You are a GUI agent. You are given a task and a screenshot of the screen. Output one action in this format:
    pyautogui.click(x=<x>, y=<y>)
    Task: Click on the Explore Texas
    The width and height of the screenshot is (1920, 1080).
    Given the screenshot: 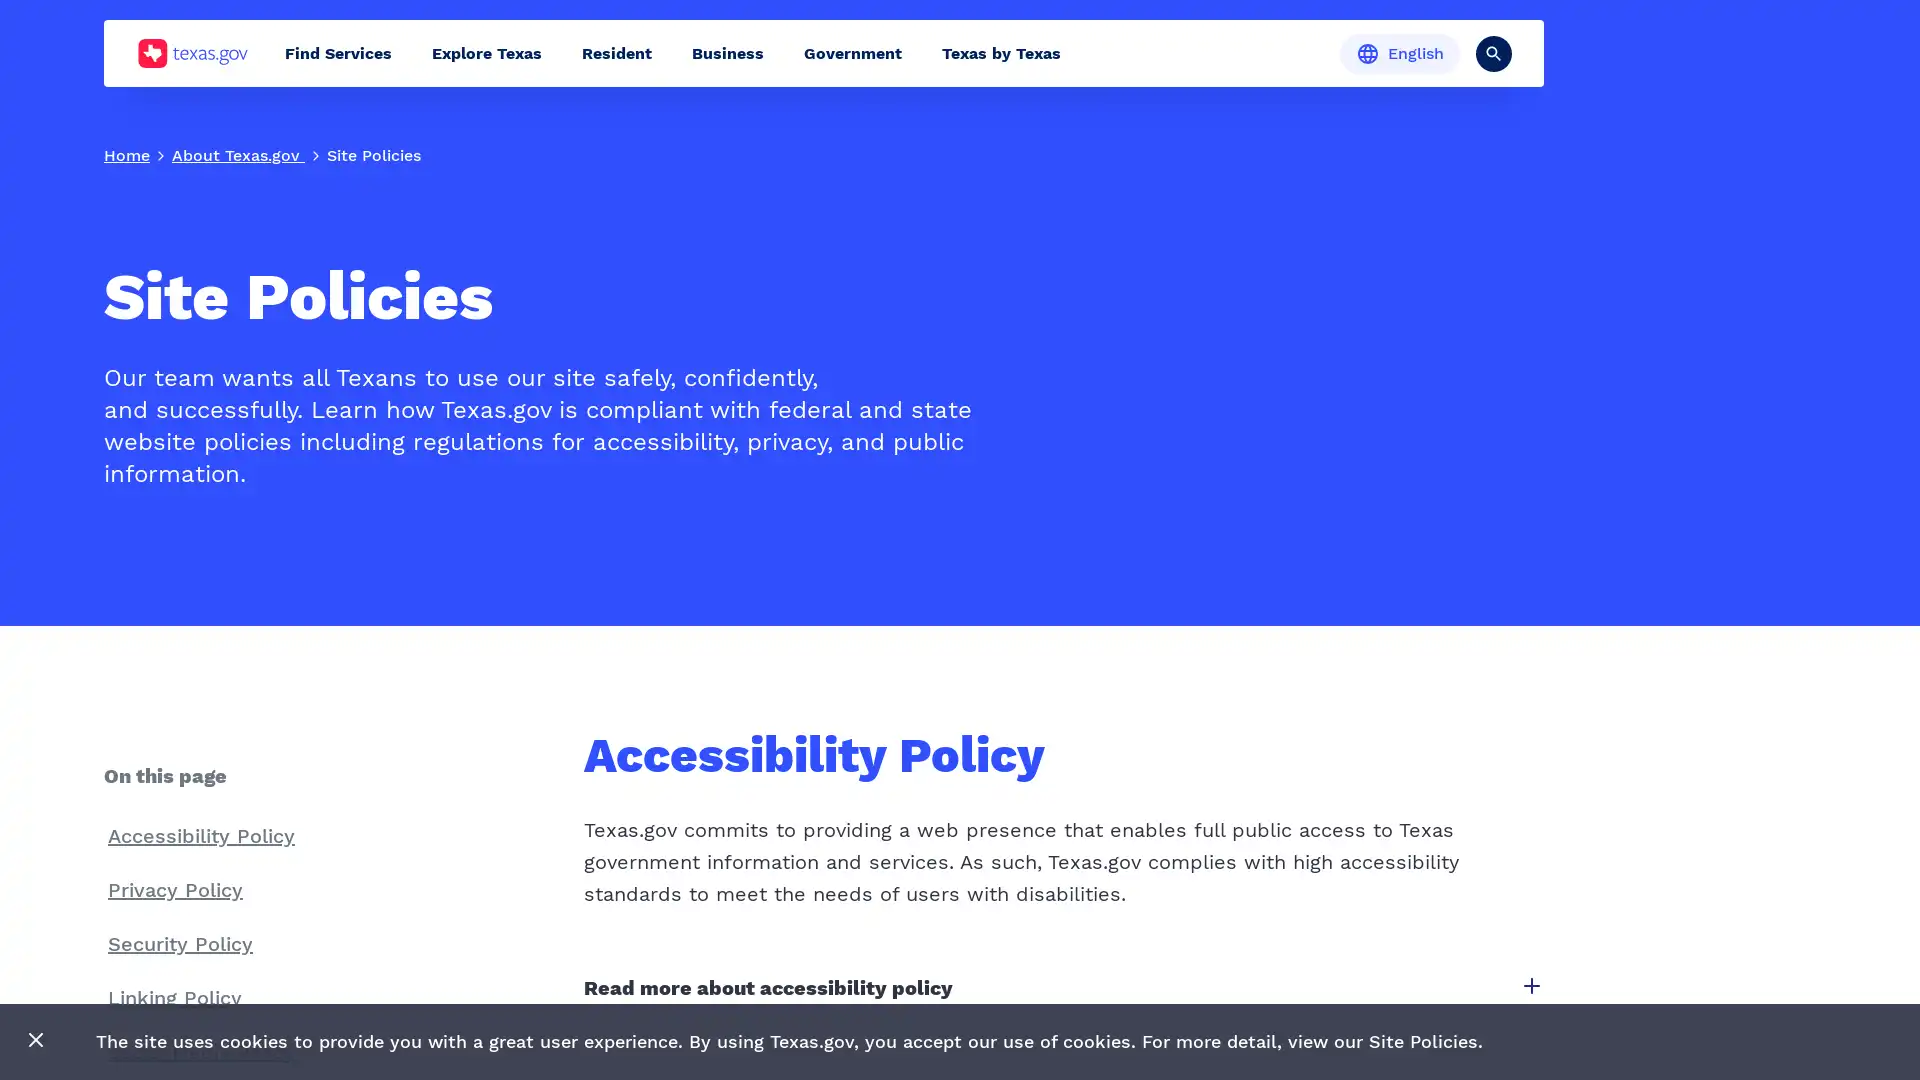 What is the action you would take?
    pyautogui.click(x=486, y=52)
    